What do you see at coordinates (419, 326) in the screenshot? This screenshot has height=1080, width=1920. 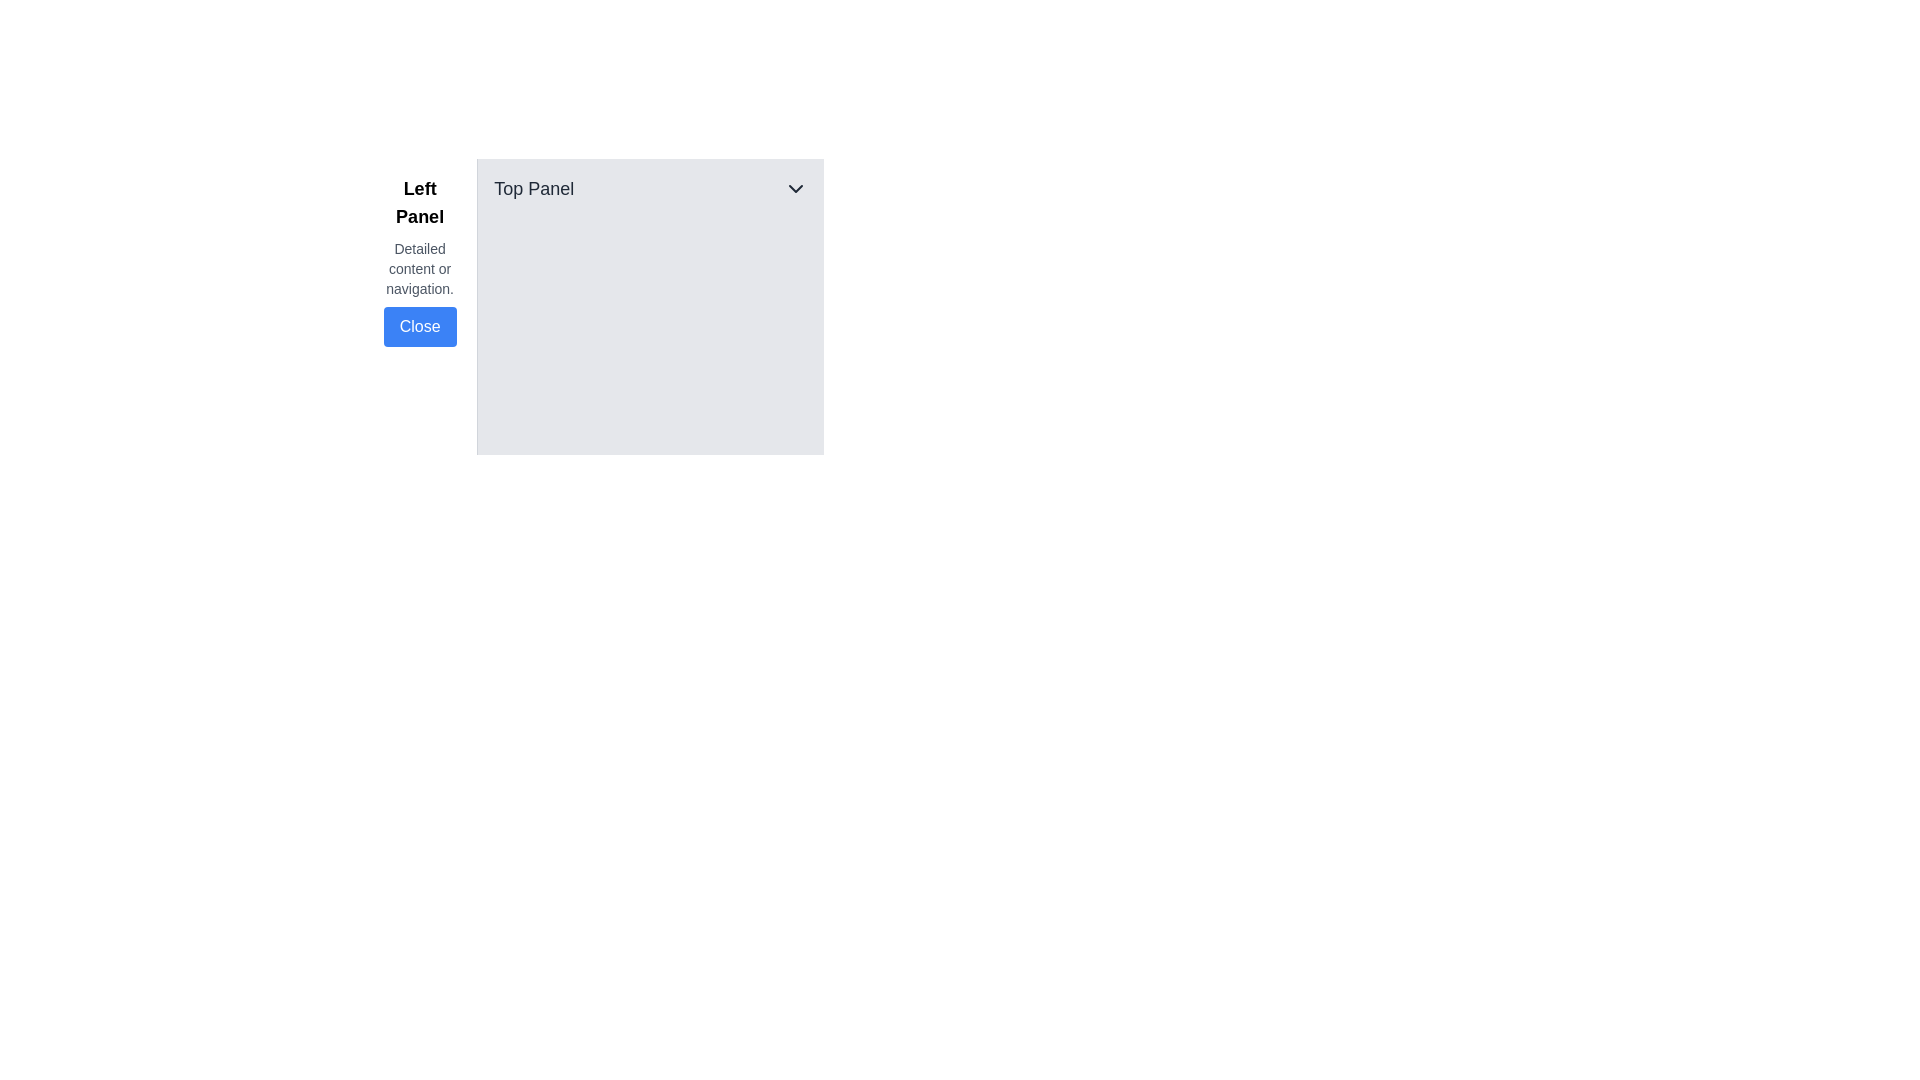 I see `the button located in the left panel's content section, below the text labeled 'Detailed content or navigation'` at bounding box center [419, 326].